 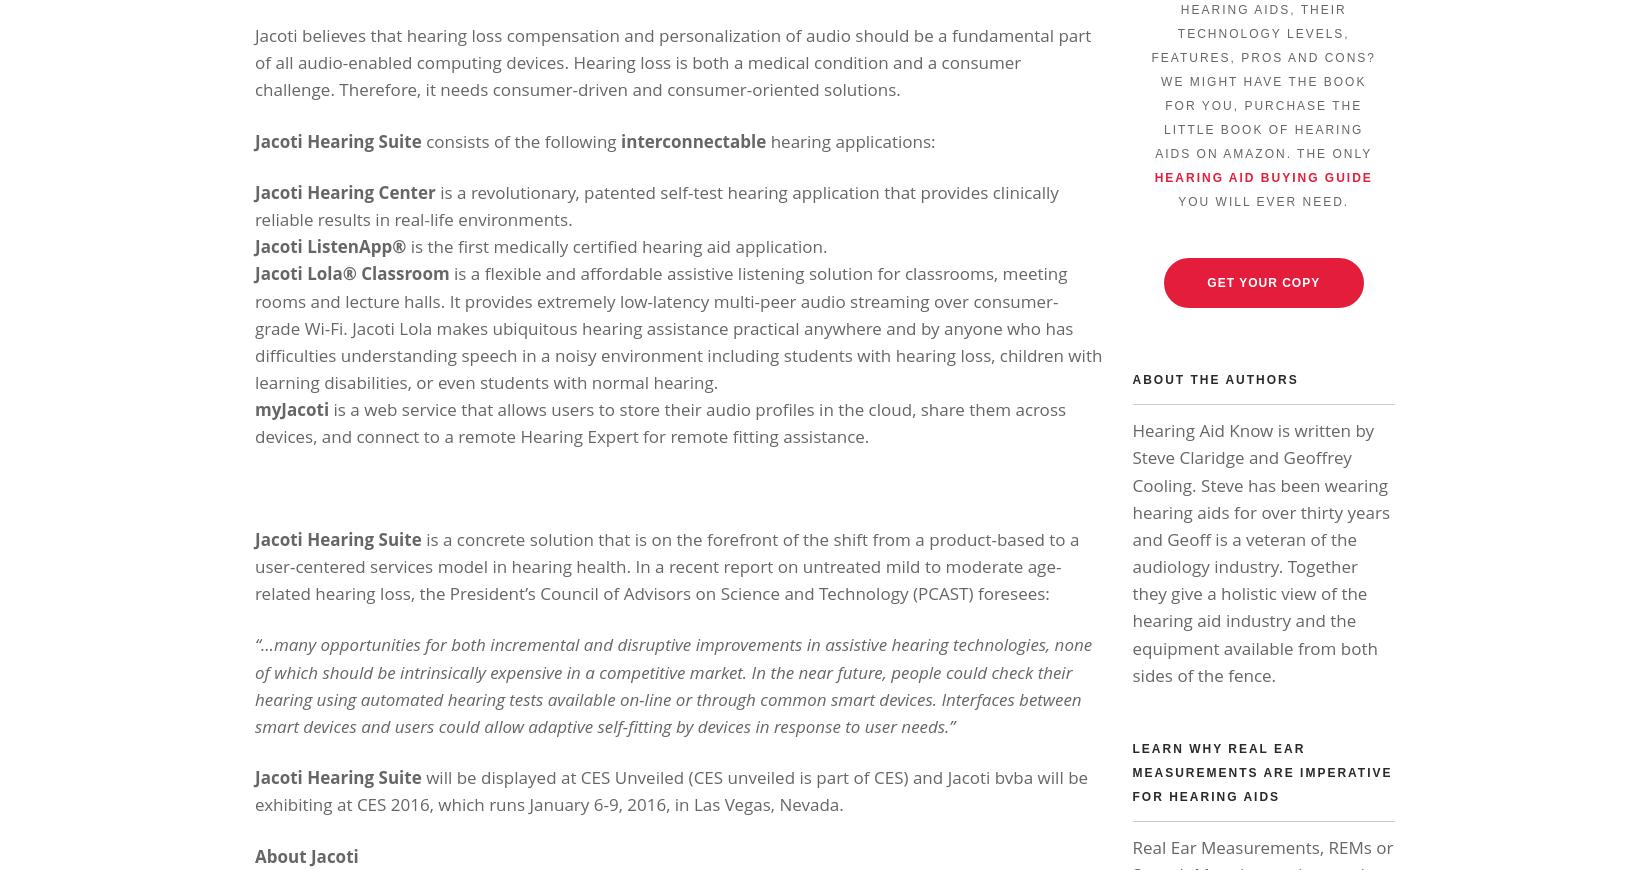 I want to click on 'will be displayed at CES Unveiled (CES unveiled is part of CES) and Jacoti bvba will be exhibiting at CES 2016, which runs', so click(x=254, y=791).